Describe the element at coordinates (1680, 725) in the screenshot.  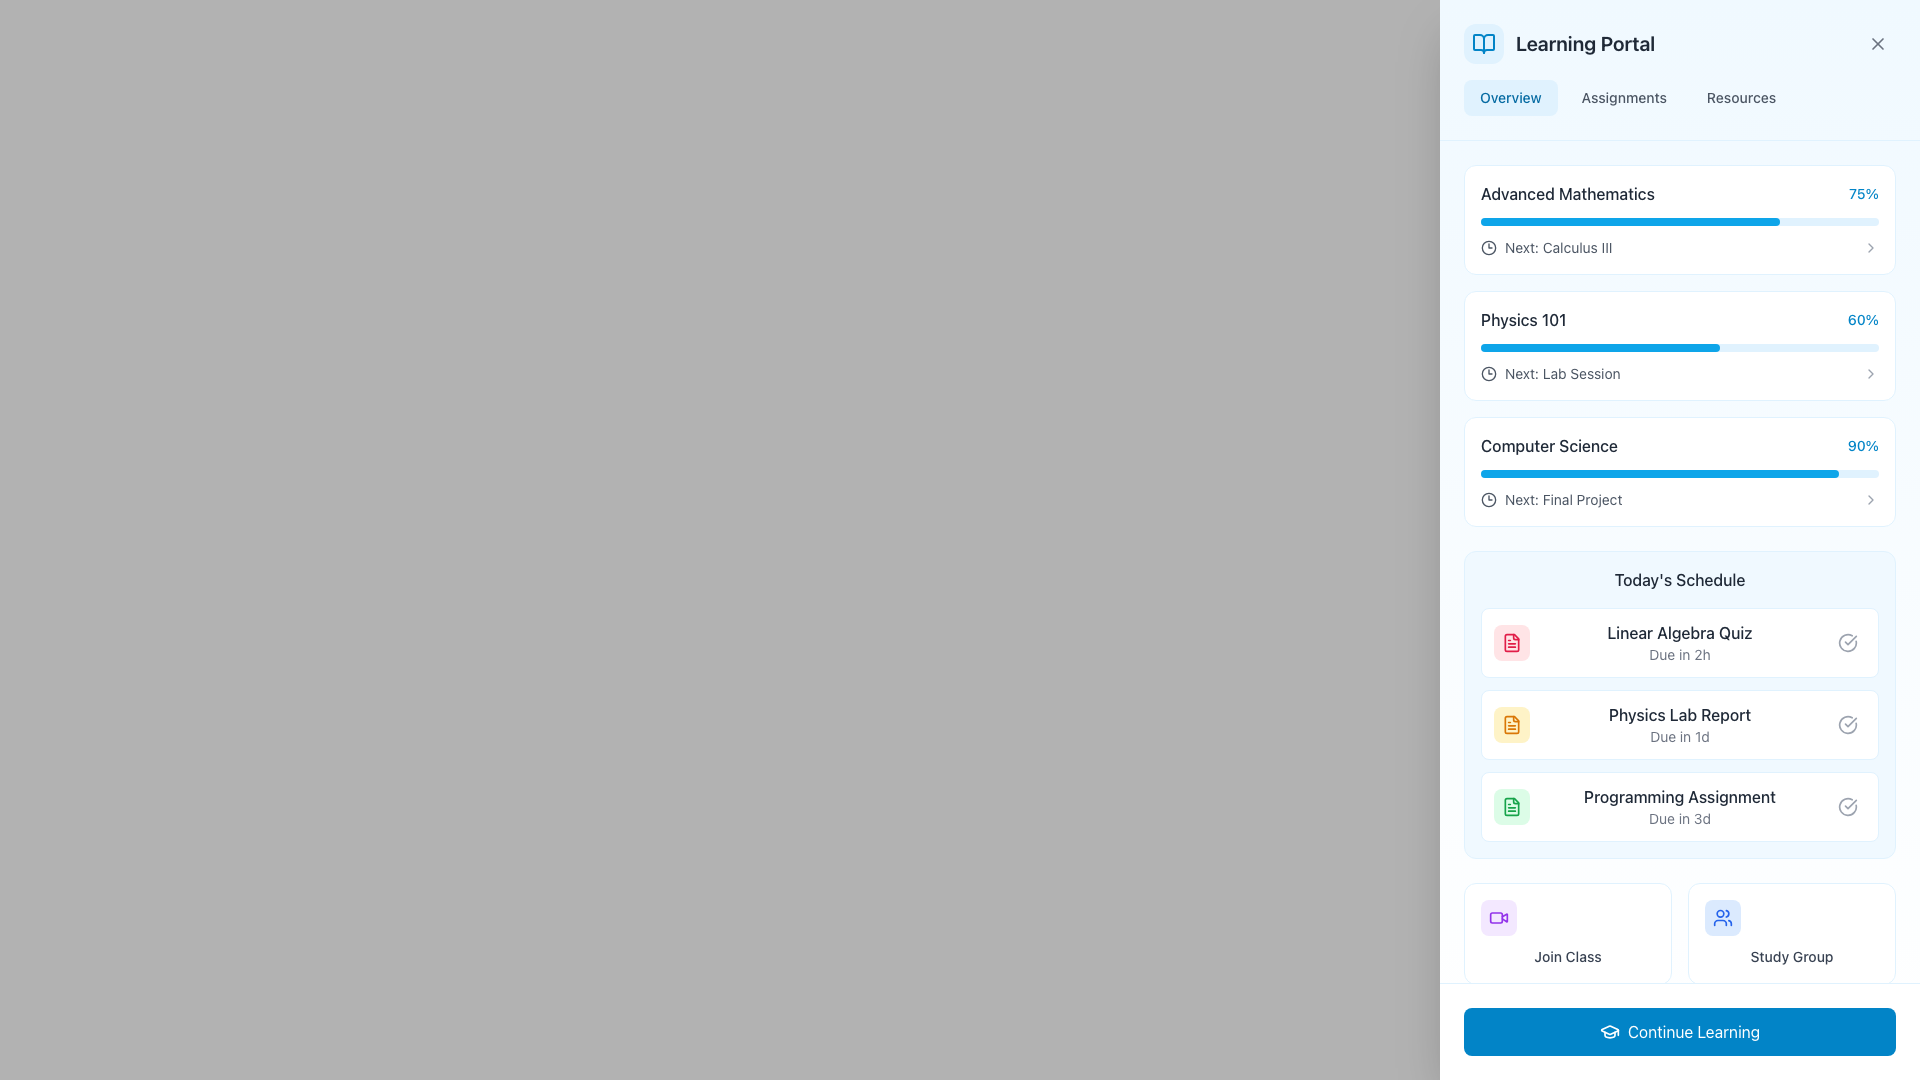
I see `the 'Physics Lab Report' card in 'Today's Schedule'` at that location.